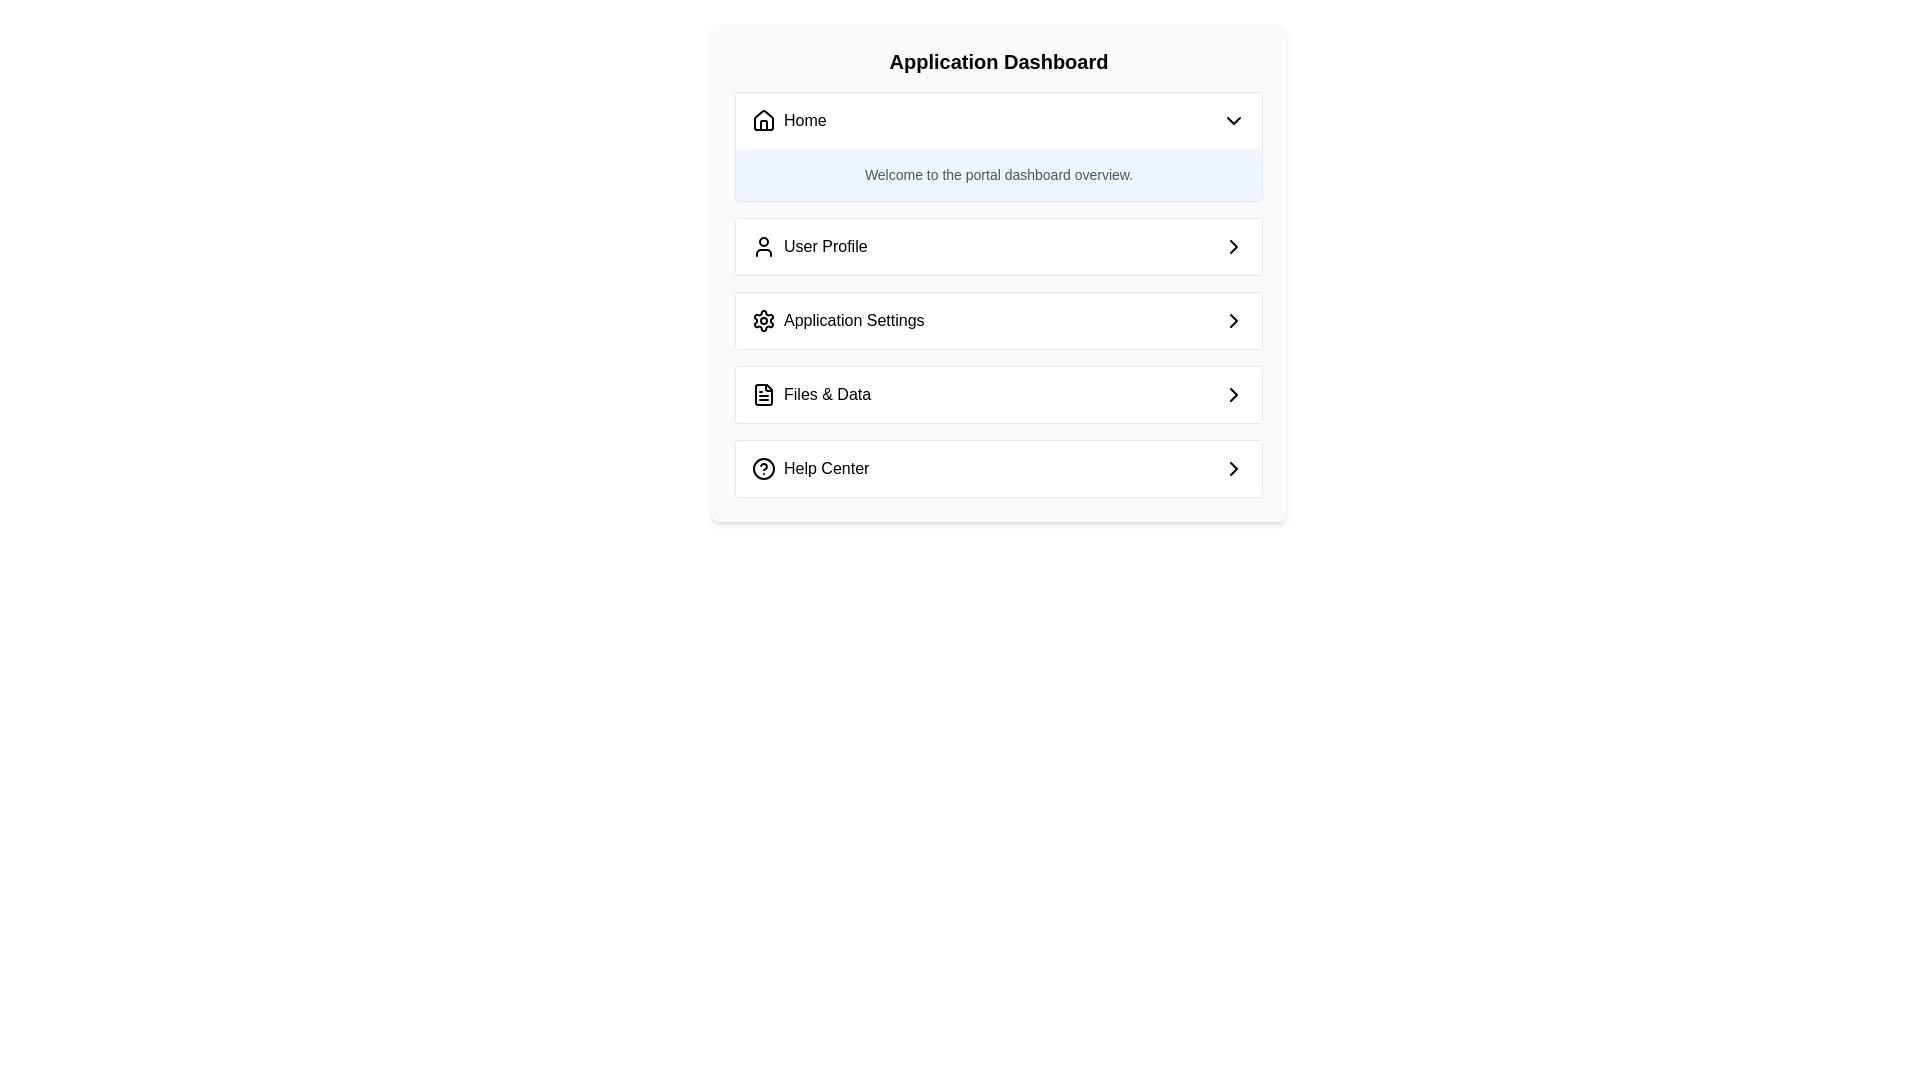 The height and width of the screenshot is (1080, 1920). What do you see at coordinates (838, 319) in the screenshot?
I see `the third item in the vertical list of menu options, which is the 'Application Settings' clickable menu item located between 'User Profile' and 'Files & Data'` at bounding box center [838, 319].